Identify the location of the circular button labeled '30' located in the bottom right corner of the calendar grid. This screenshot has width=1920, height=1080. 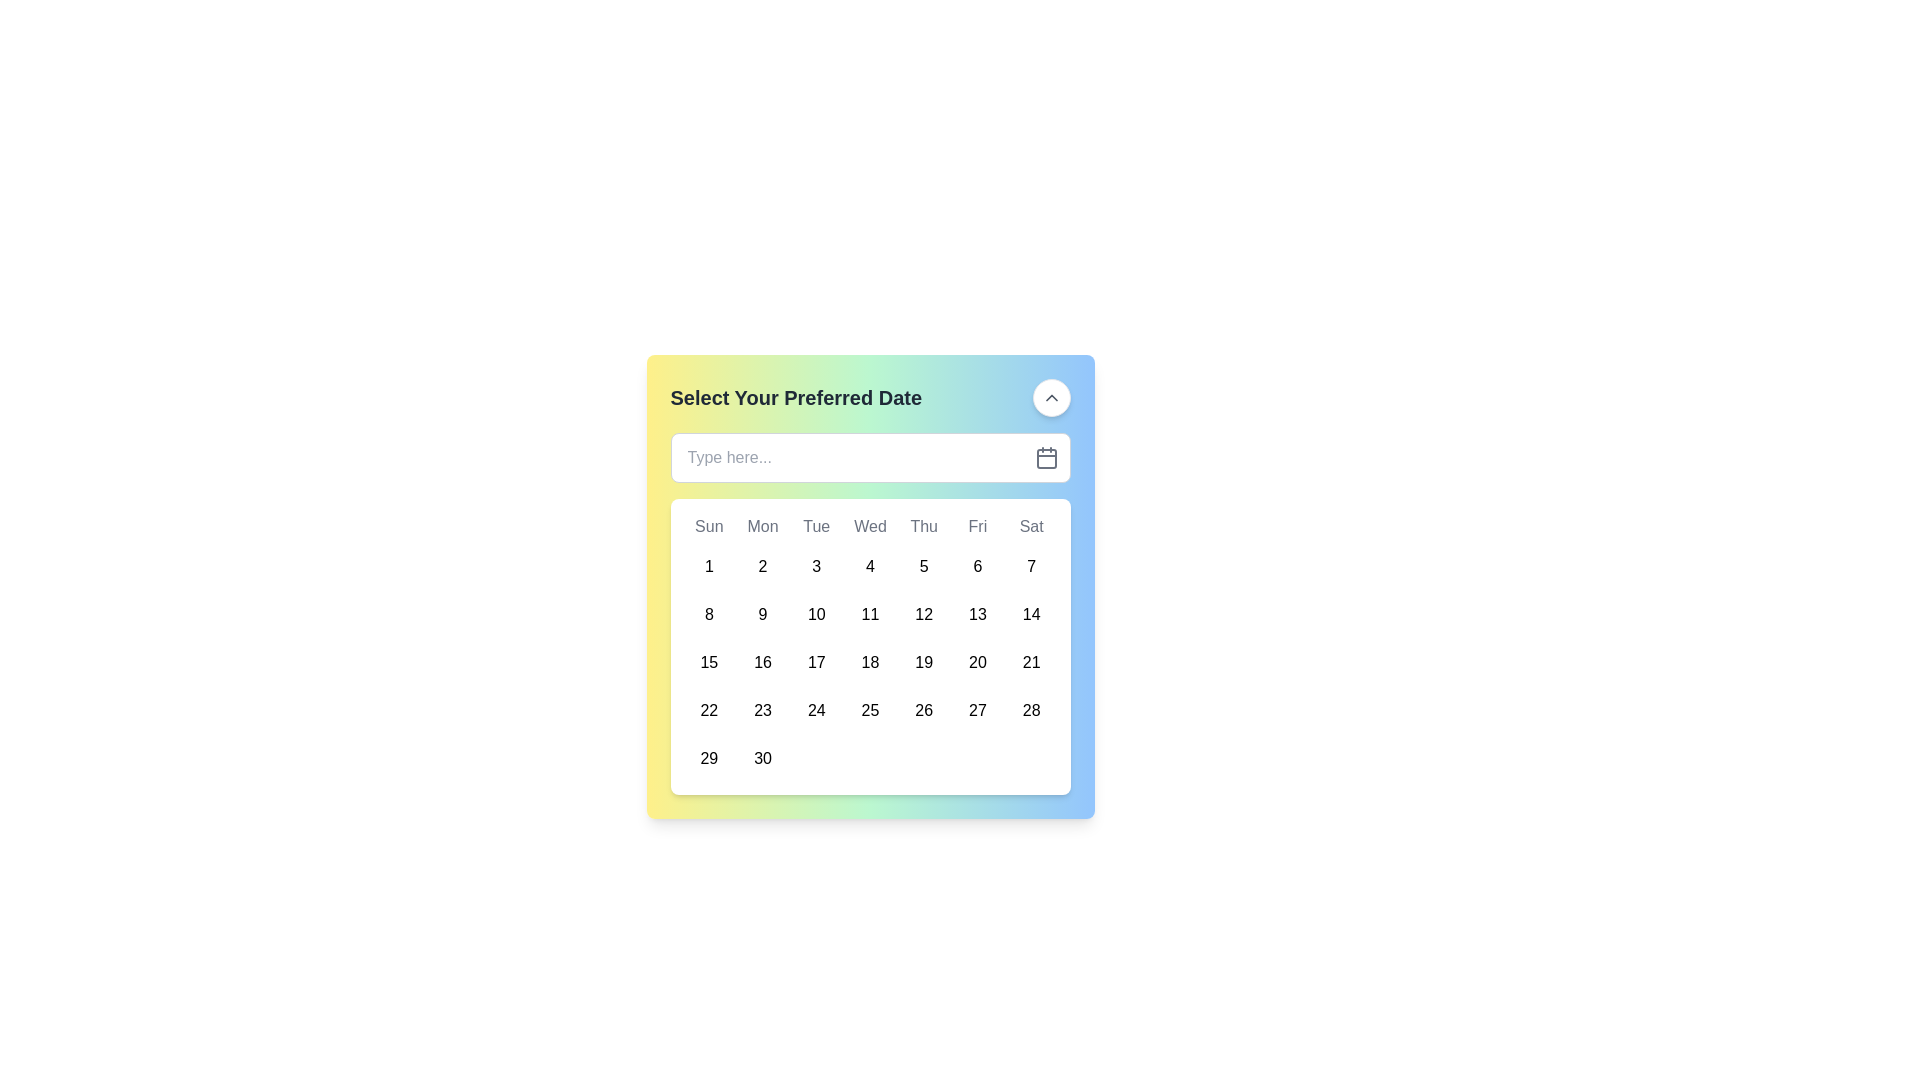
(762, 759).